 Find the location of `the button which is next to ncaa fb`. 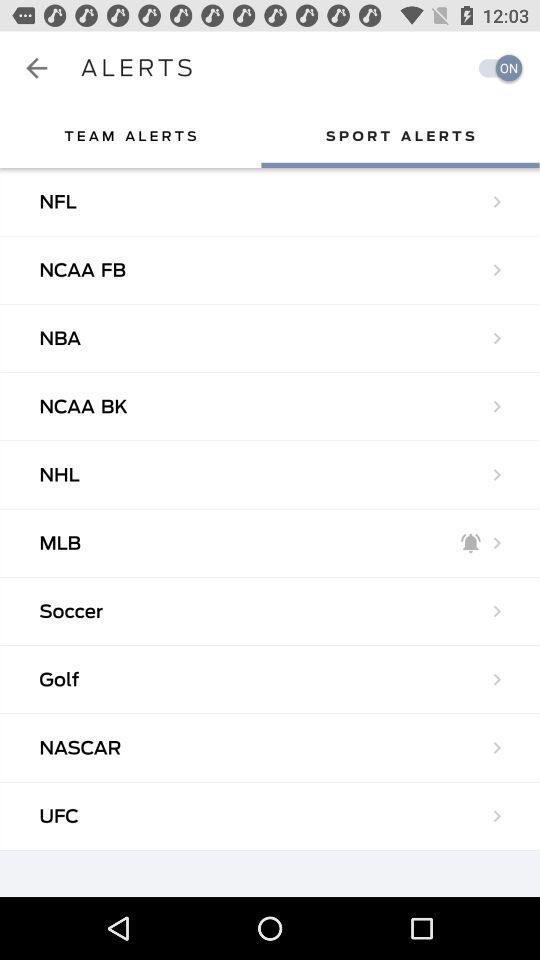

the button which is next to ncaa fb is located at coordinates (496, 268).